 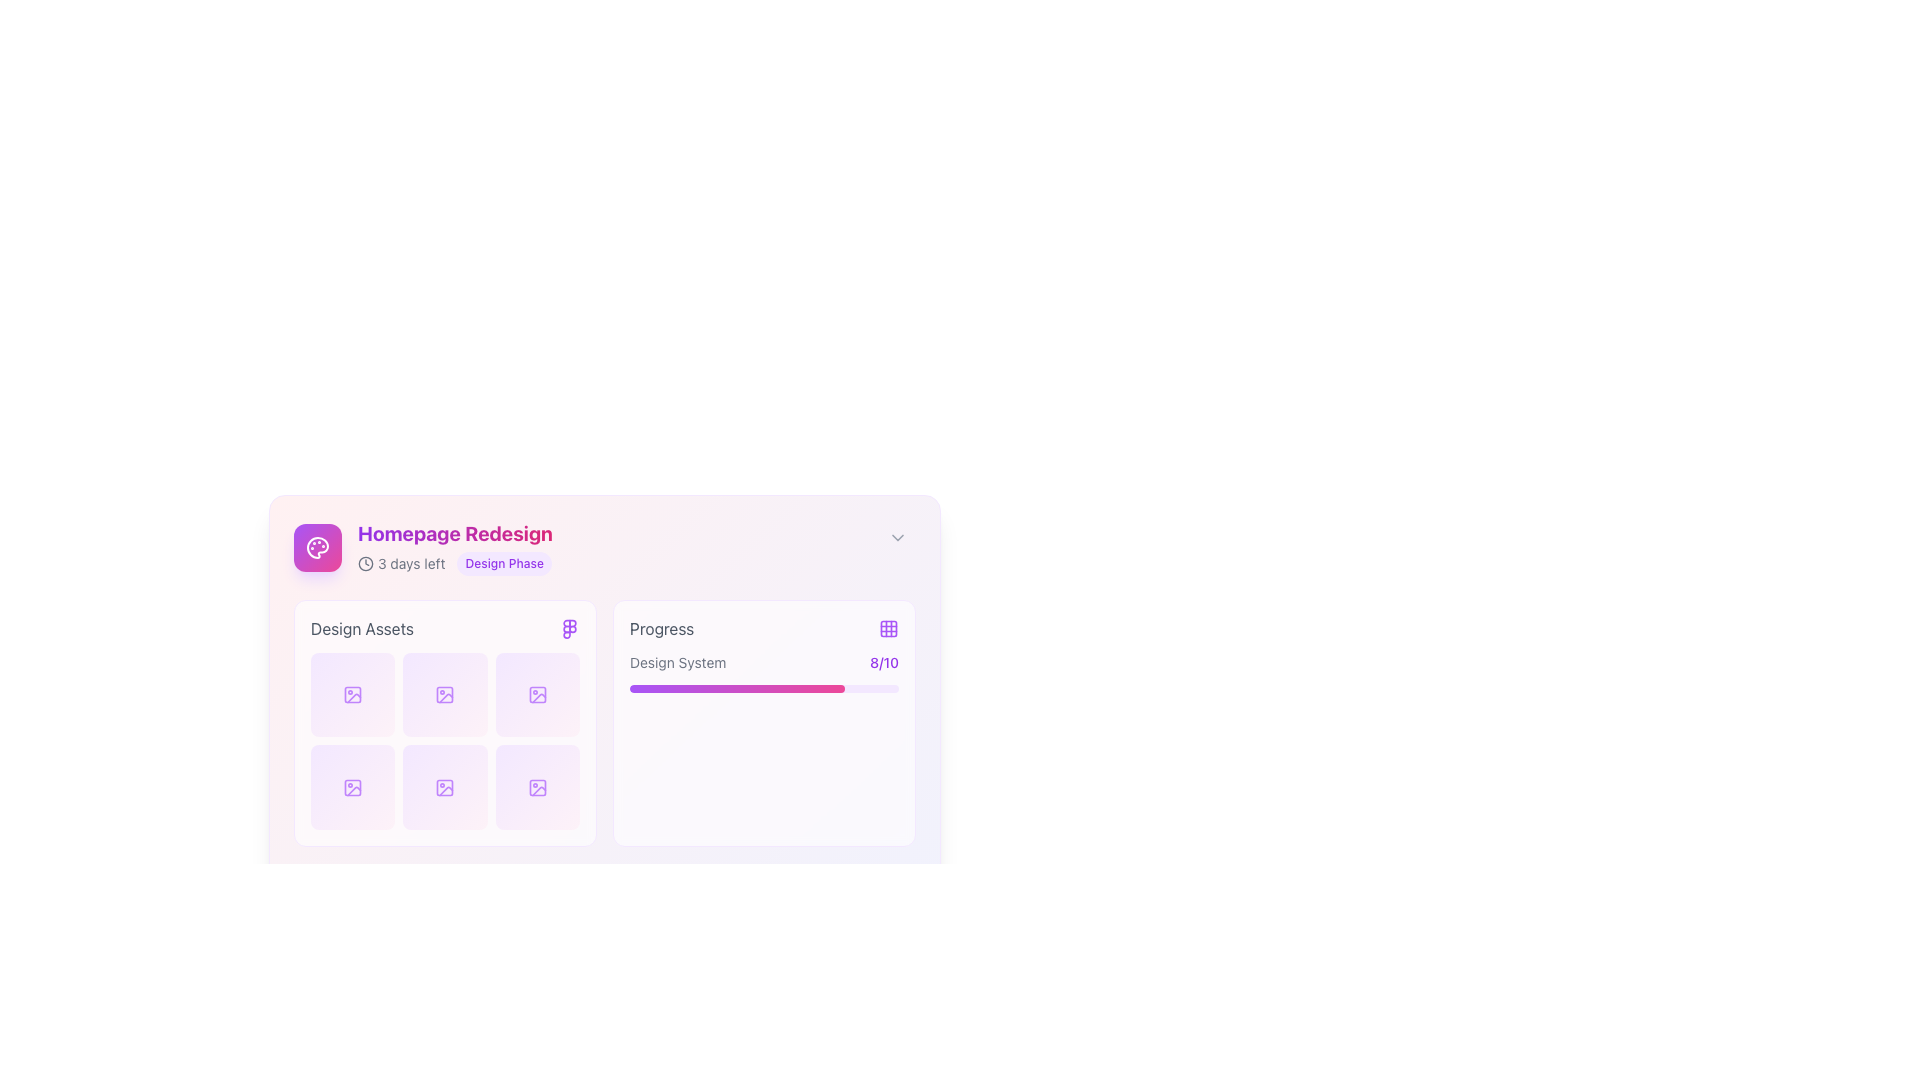 What do you see at coordinates (444, 694) in the screenshot?
I see `the Image placeholder tile, which has a gradient background from purple to pink and an image icon at its center` at bounding box center [444, 694].